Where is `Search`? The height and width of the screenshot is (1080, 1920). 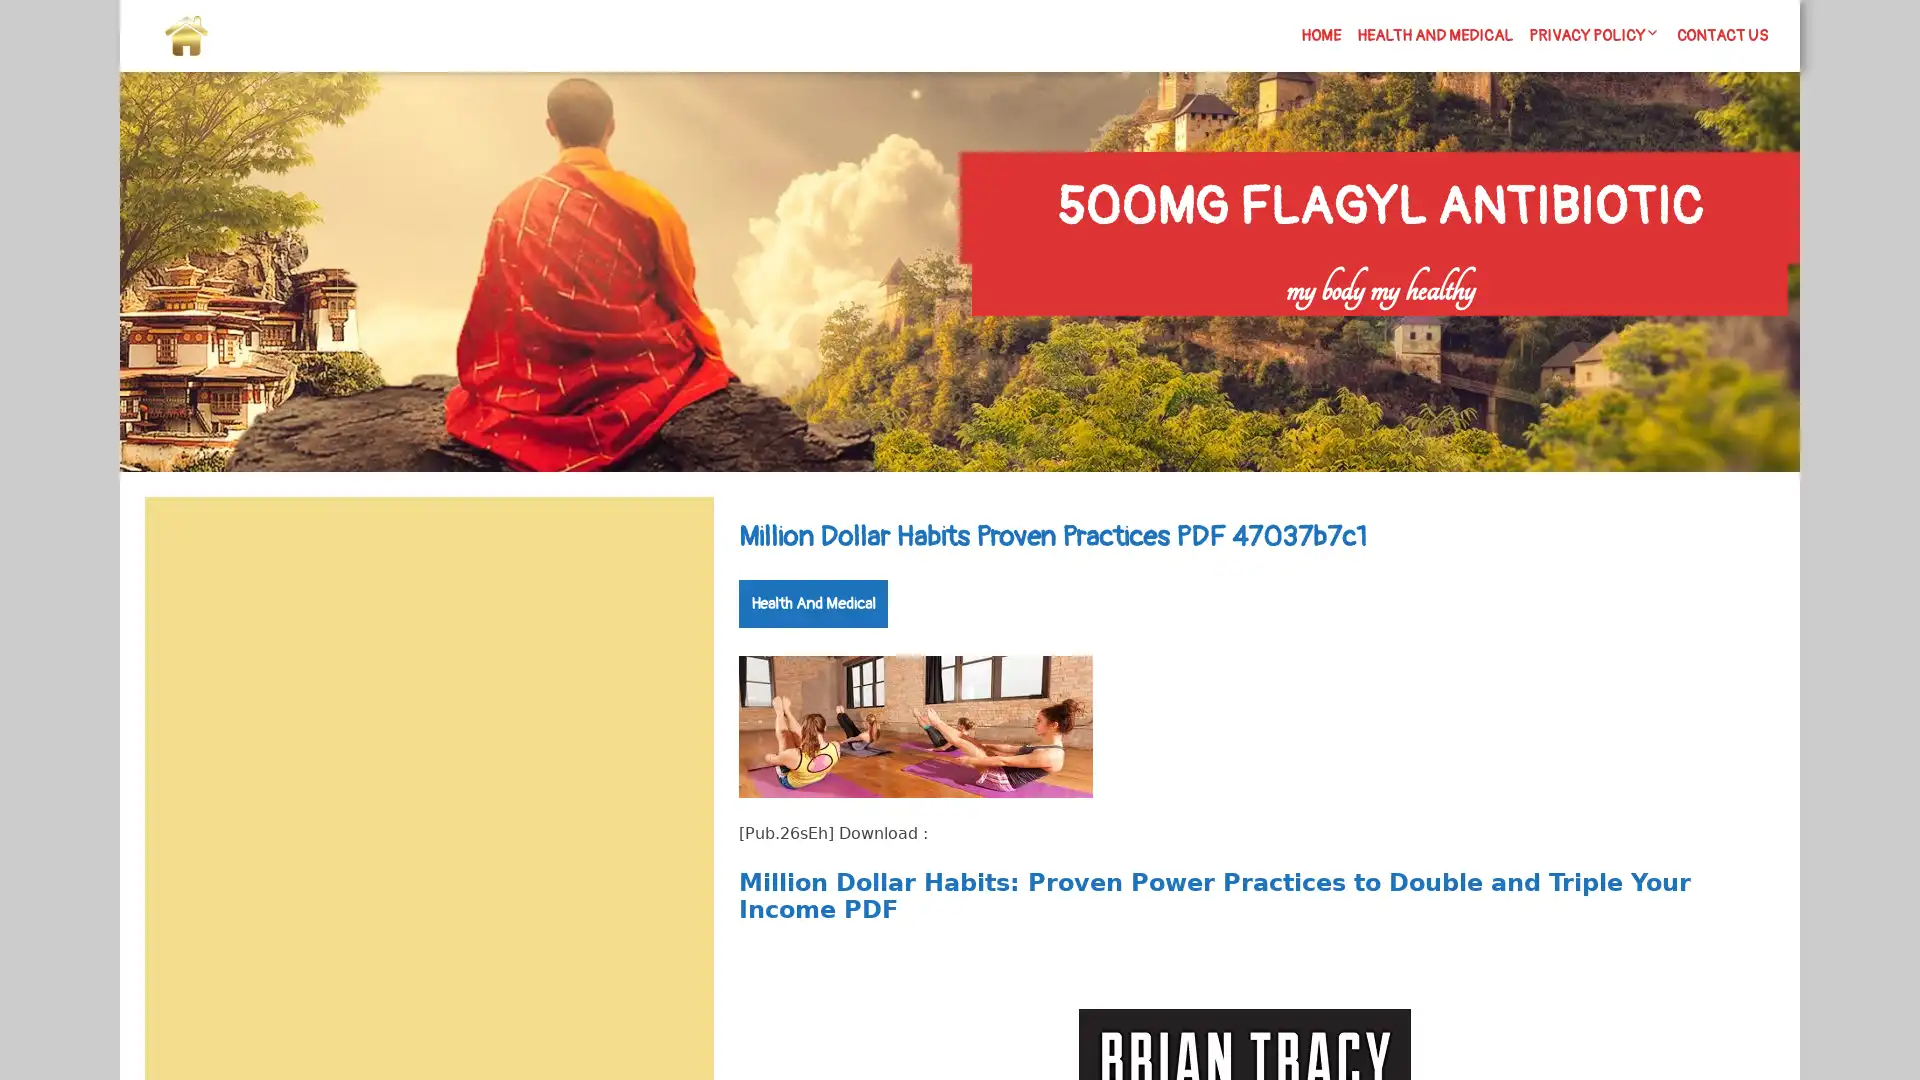 Search is located at coordinates (667, 545).